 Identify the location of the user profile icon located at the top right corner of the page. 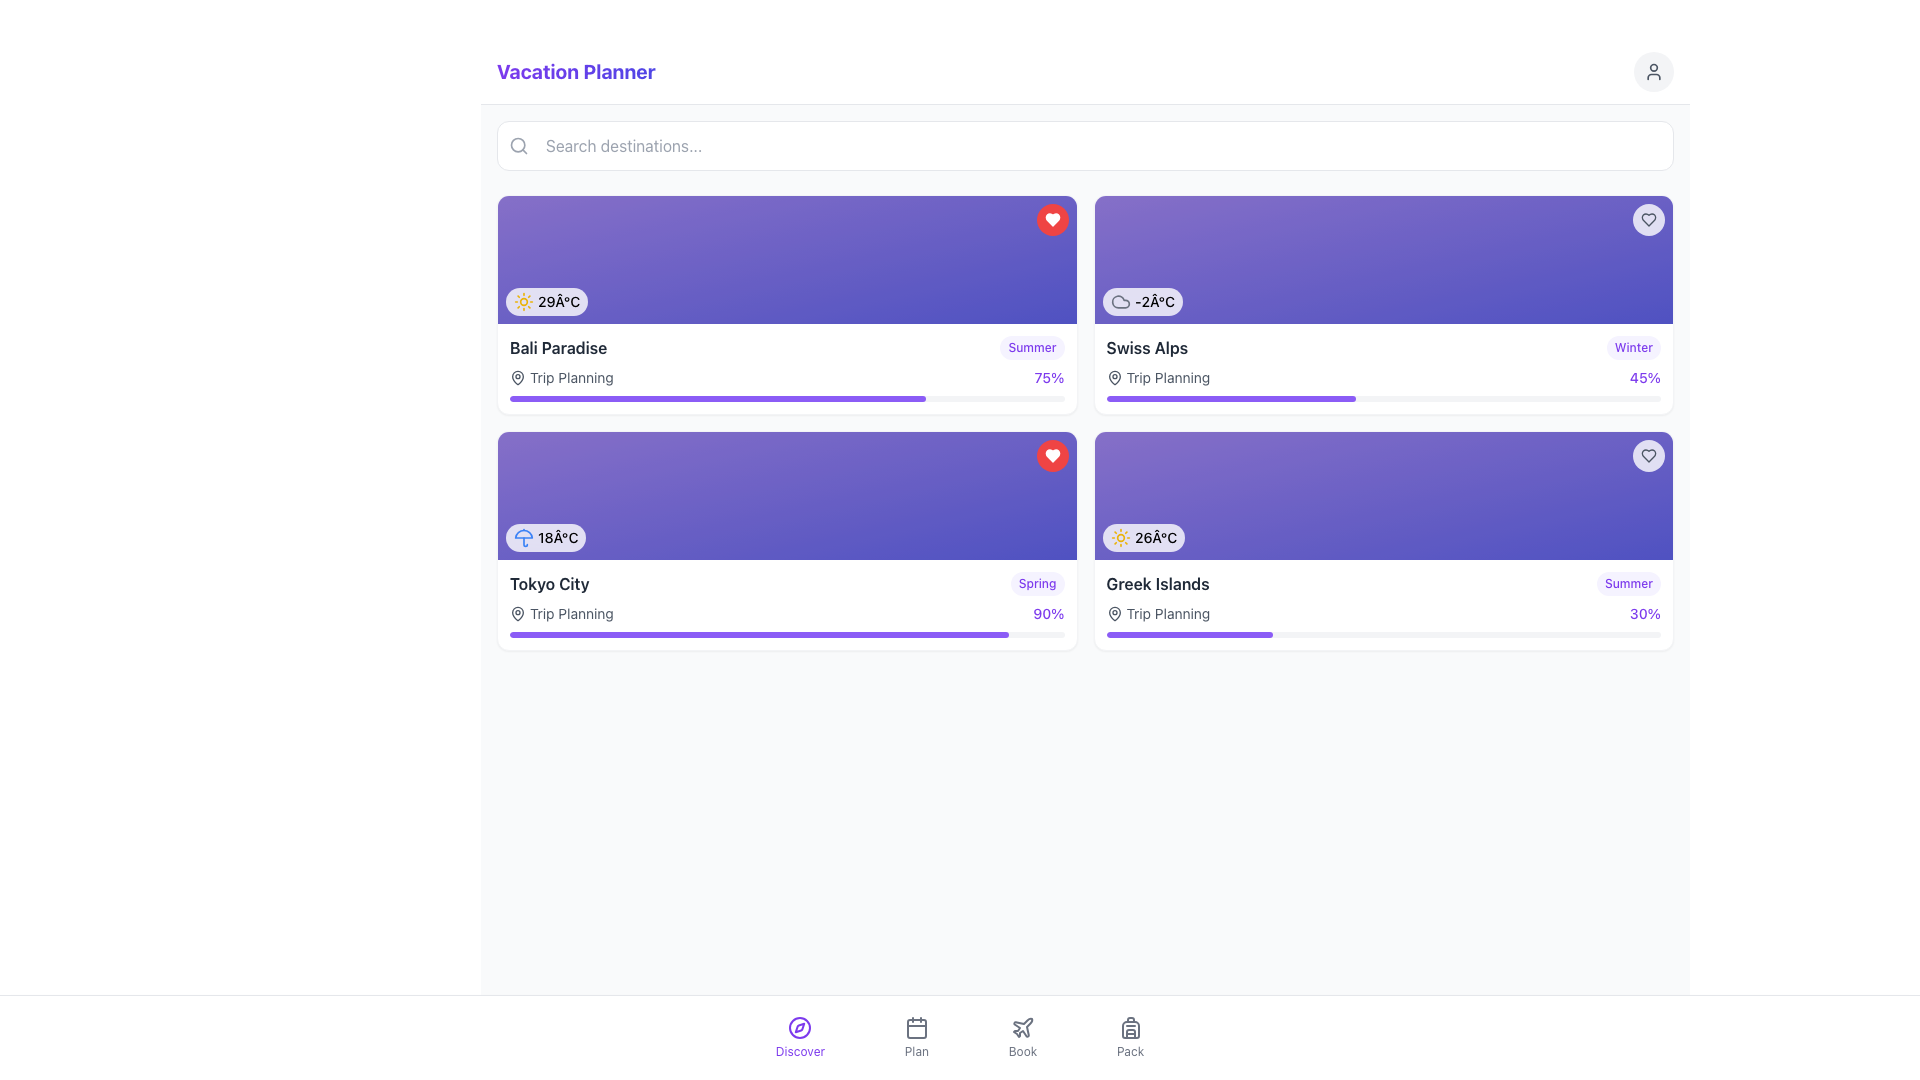
(1654, 71).